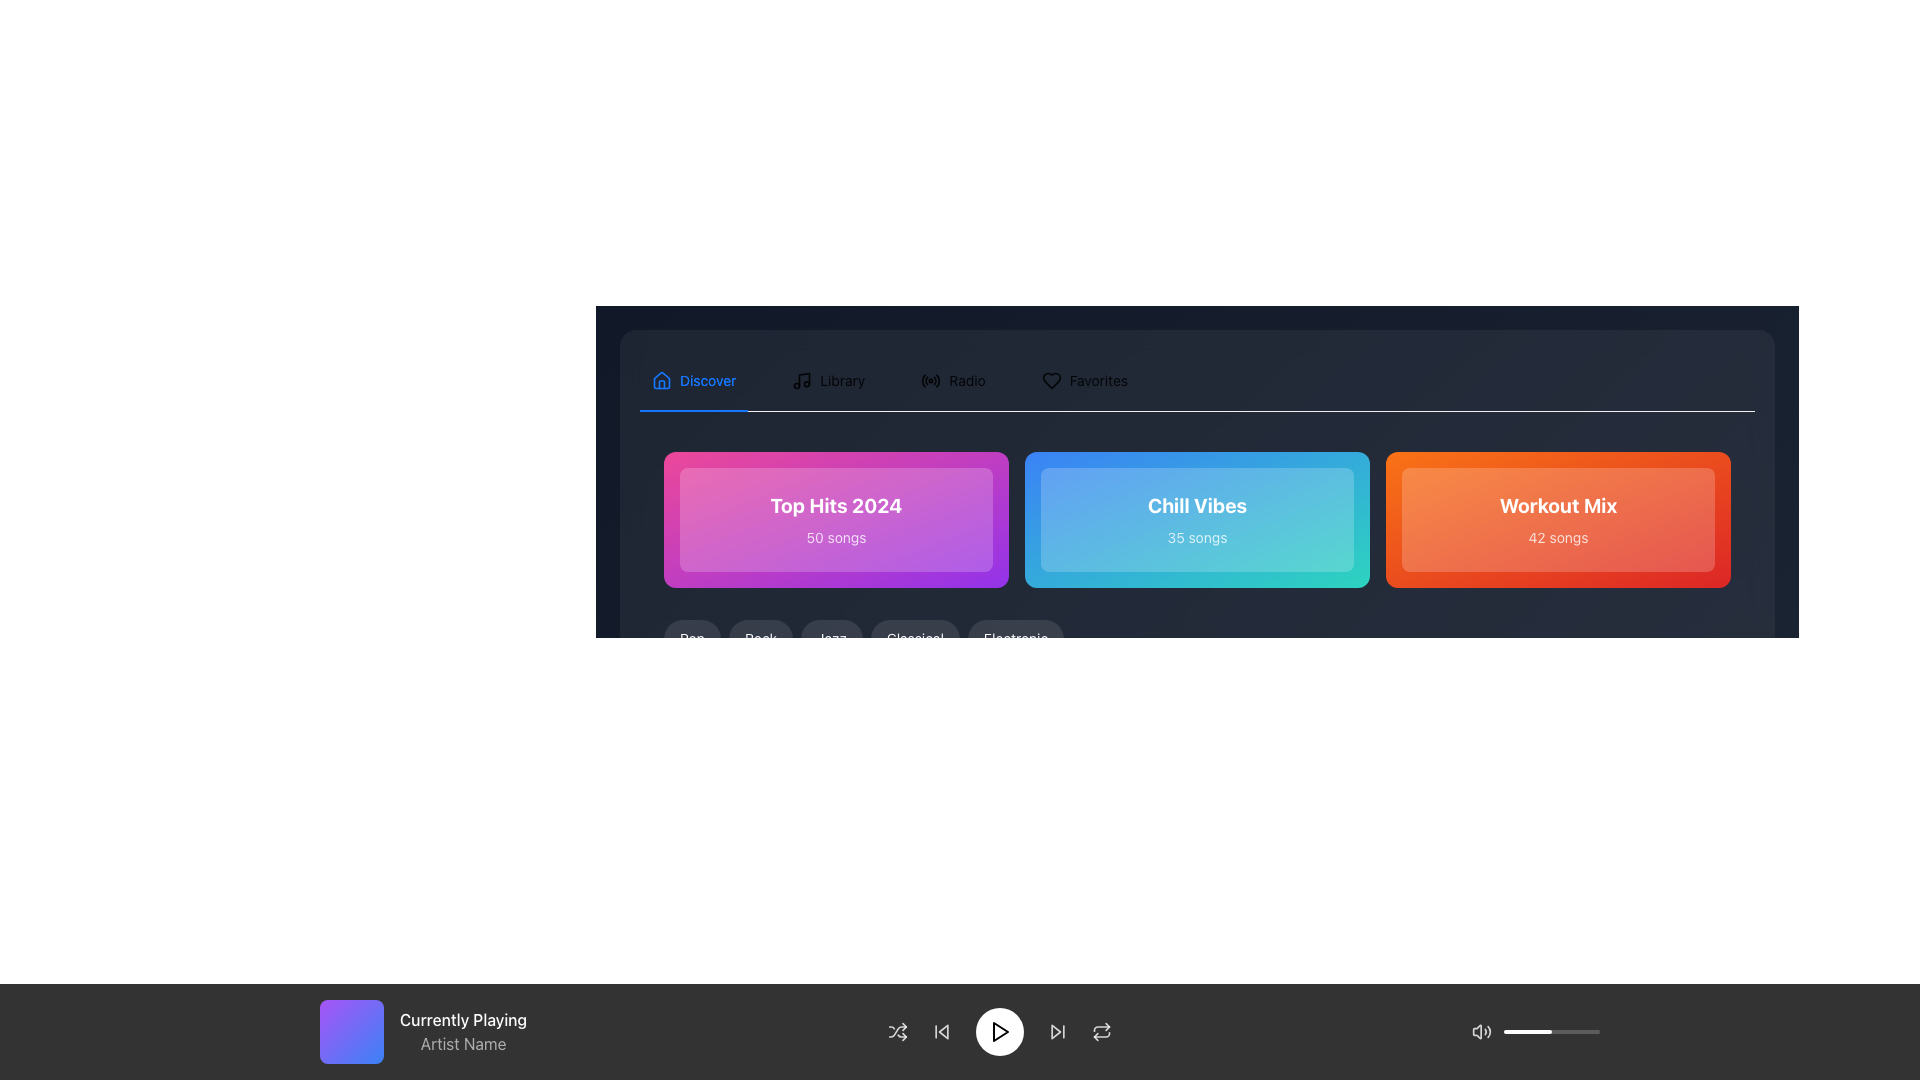 Image resolution: width=1920 pixels, height=1080 pixels. Describe the element at coordinates (999, 1032) in the screenshot. I see `the Play button icon in the media control interface` at that location.